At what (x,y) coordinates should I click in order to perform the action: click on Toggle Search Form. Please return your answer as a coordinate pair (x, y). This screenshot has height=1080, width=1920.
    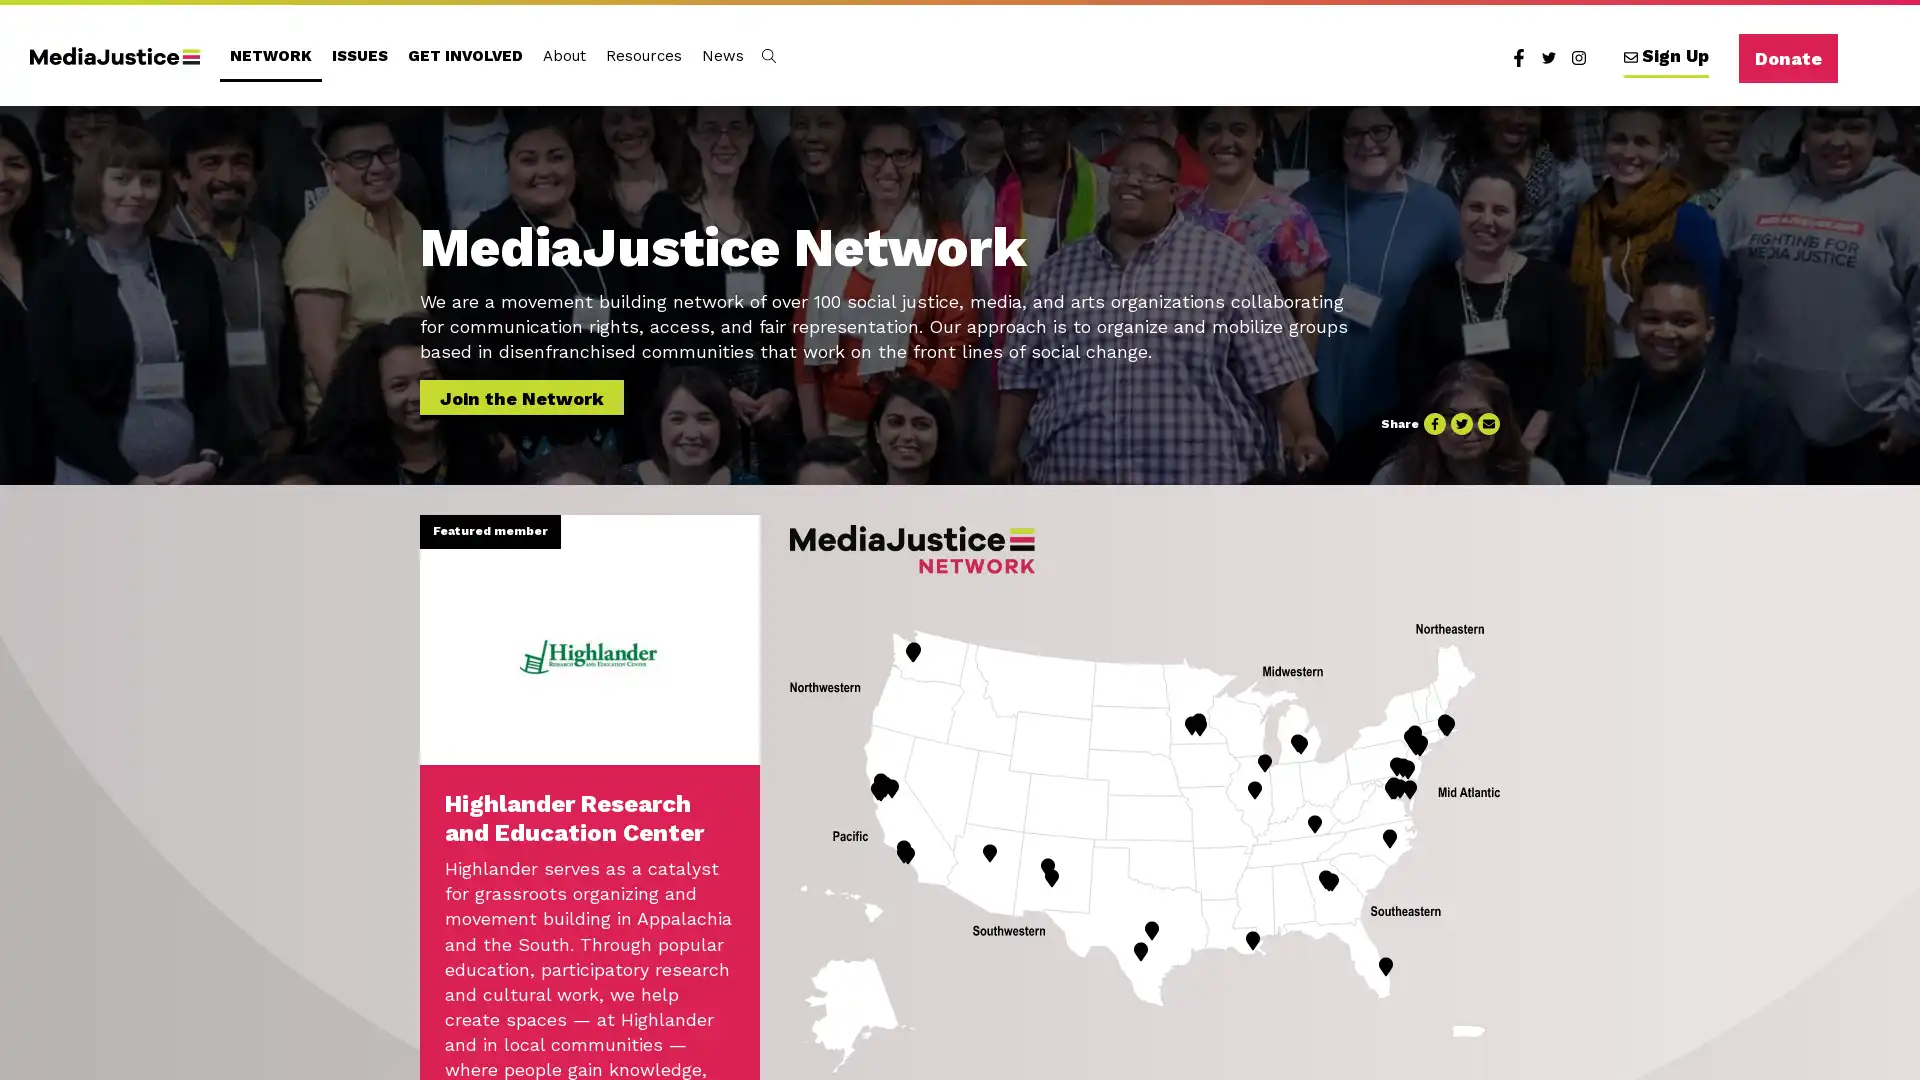
    Looking at the image, I should click on (767, 55).